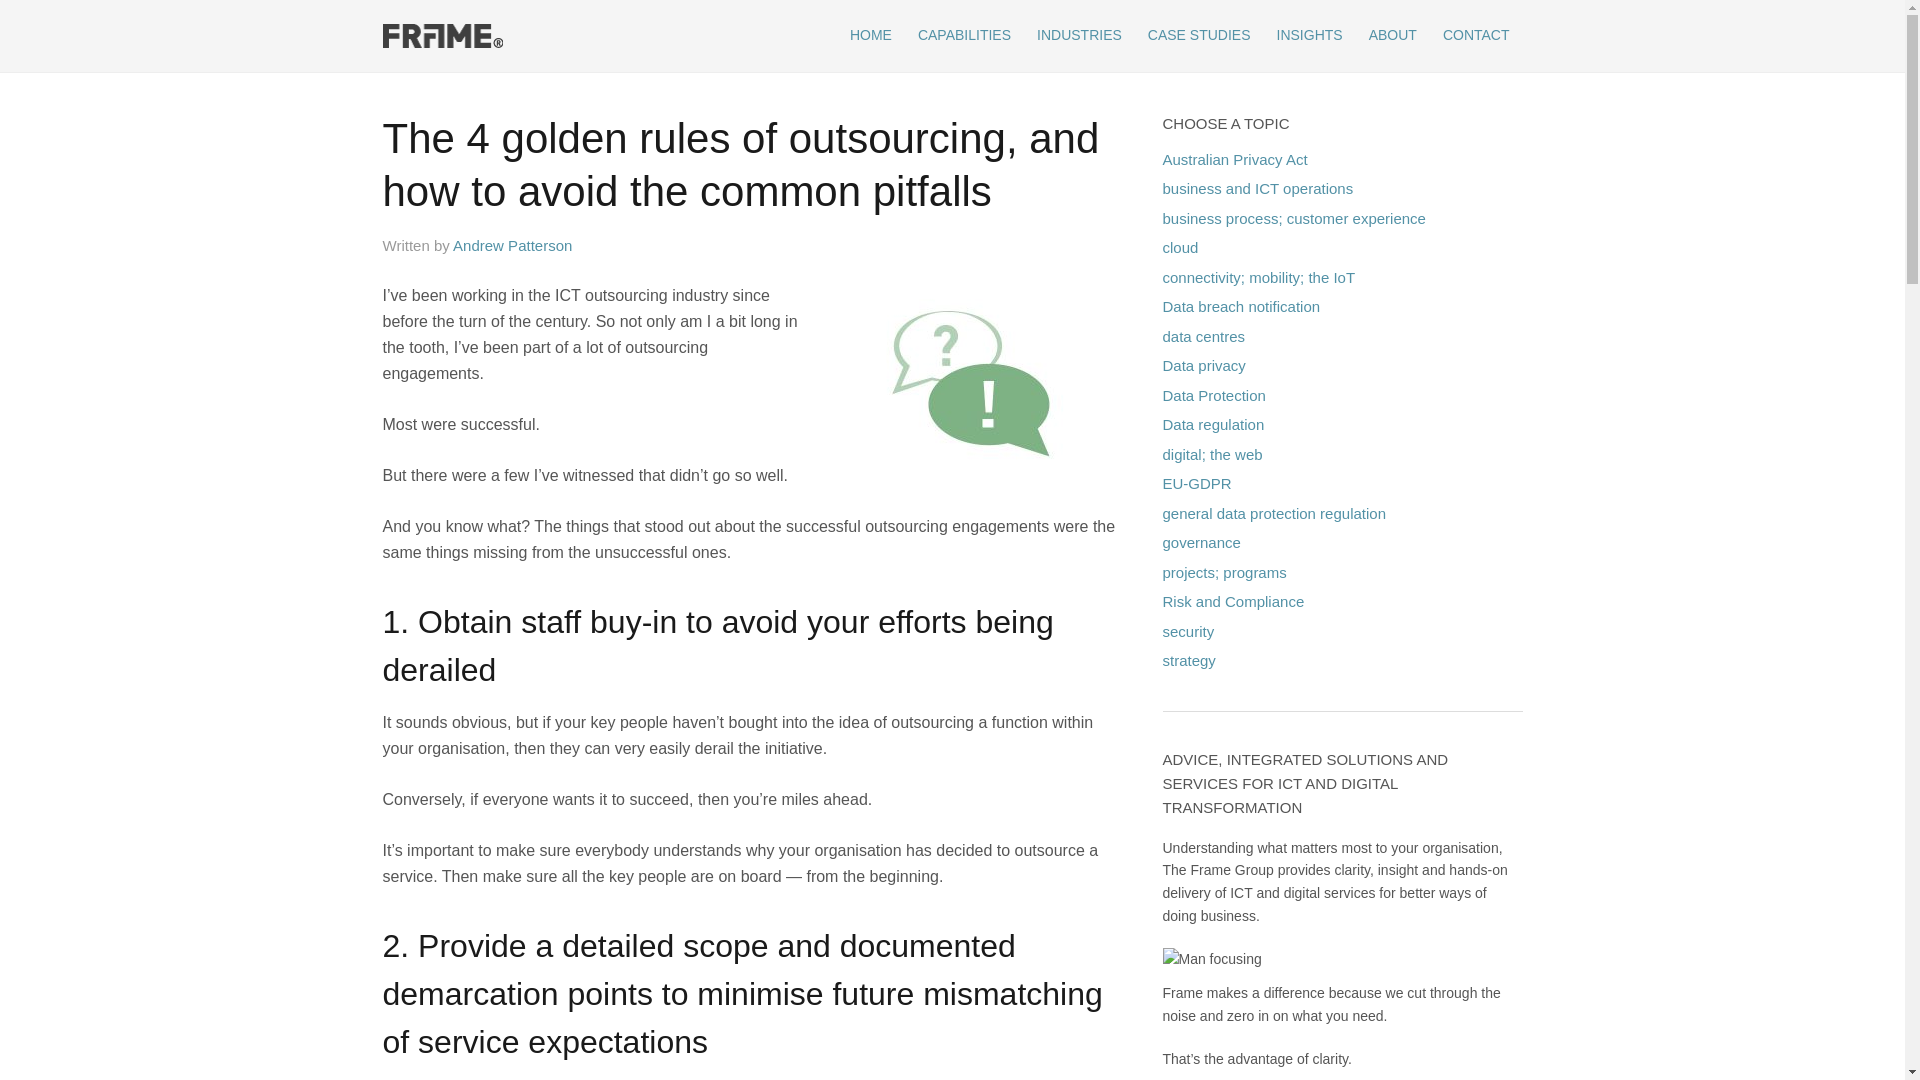 This screenshot has height=1080, width=1920. What do you see at coordinates (1212, 423) in the screenshot?
I see `'Data regulation'` at bounding box center [1212, 423].